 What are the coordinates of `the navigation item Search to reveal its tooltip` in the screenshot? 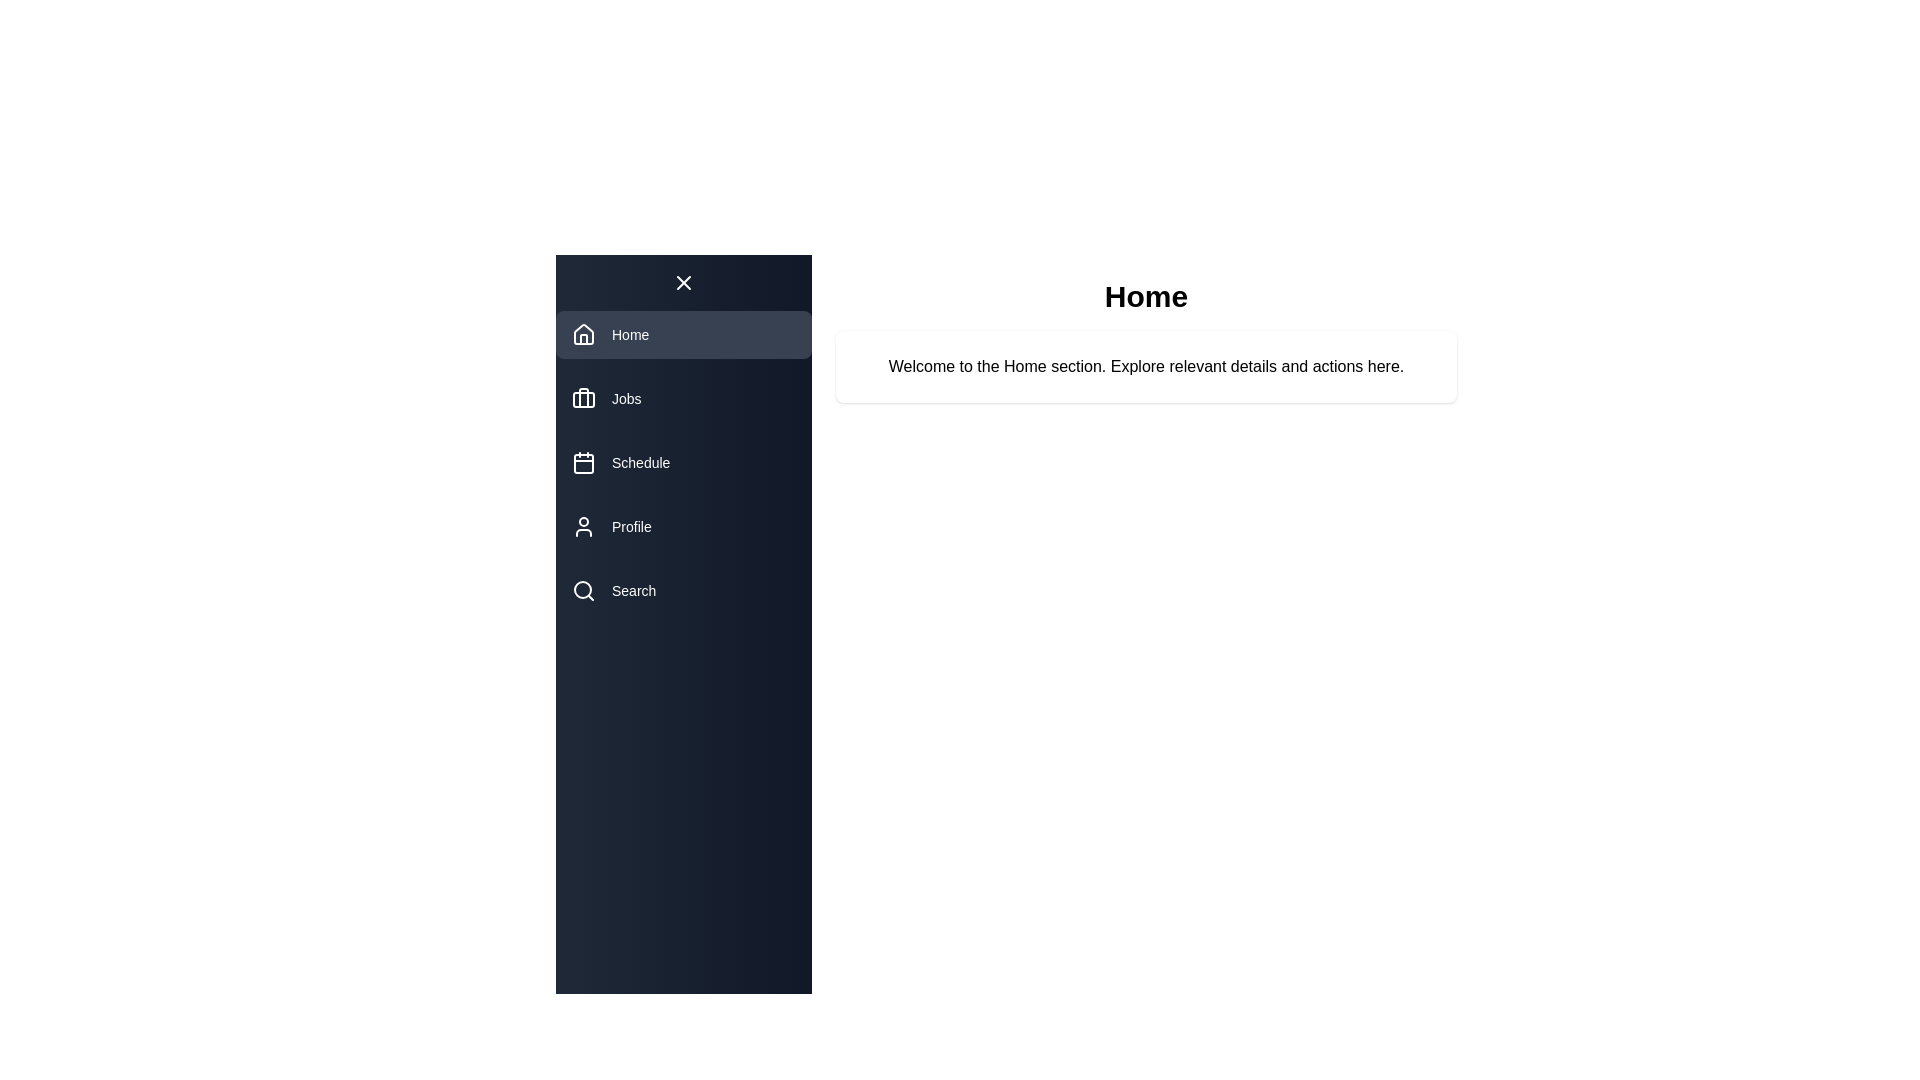 It's located at (684, 589).